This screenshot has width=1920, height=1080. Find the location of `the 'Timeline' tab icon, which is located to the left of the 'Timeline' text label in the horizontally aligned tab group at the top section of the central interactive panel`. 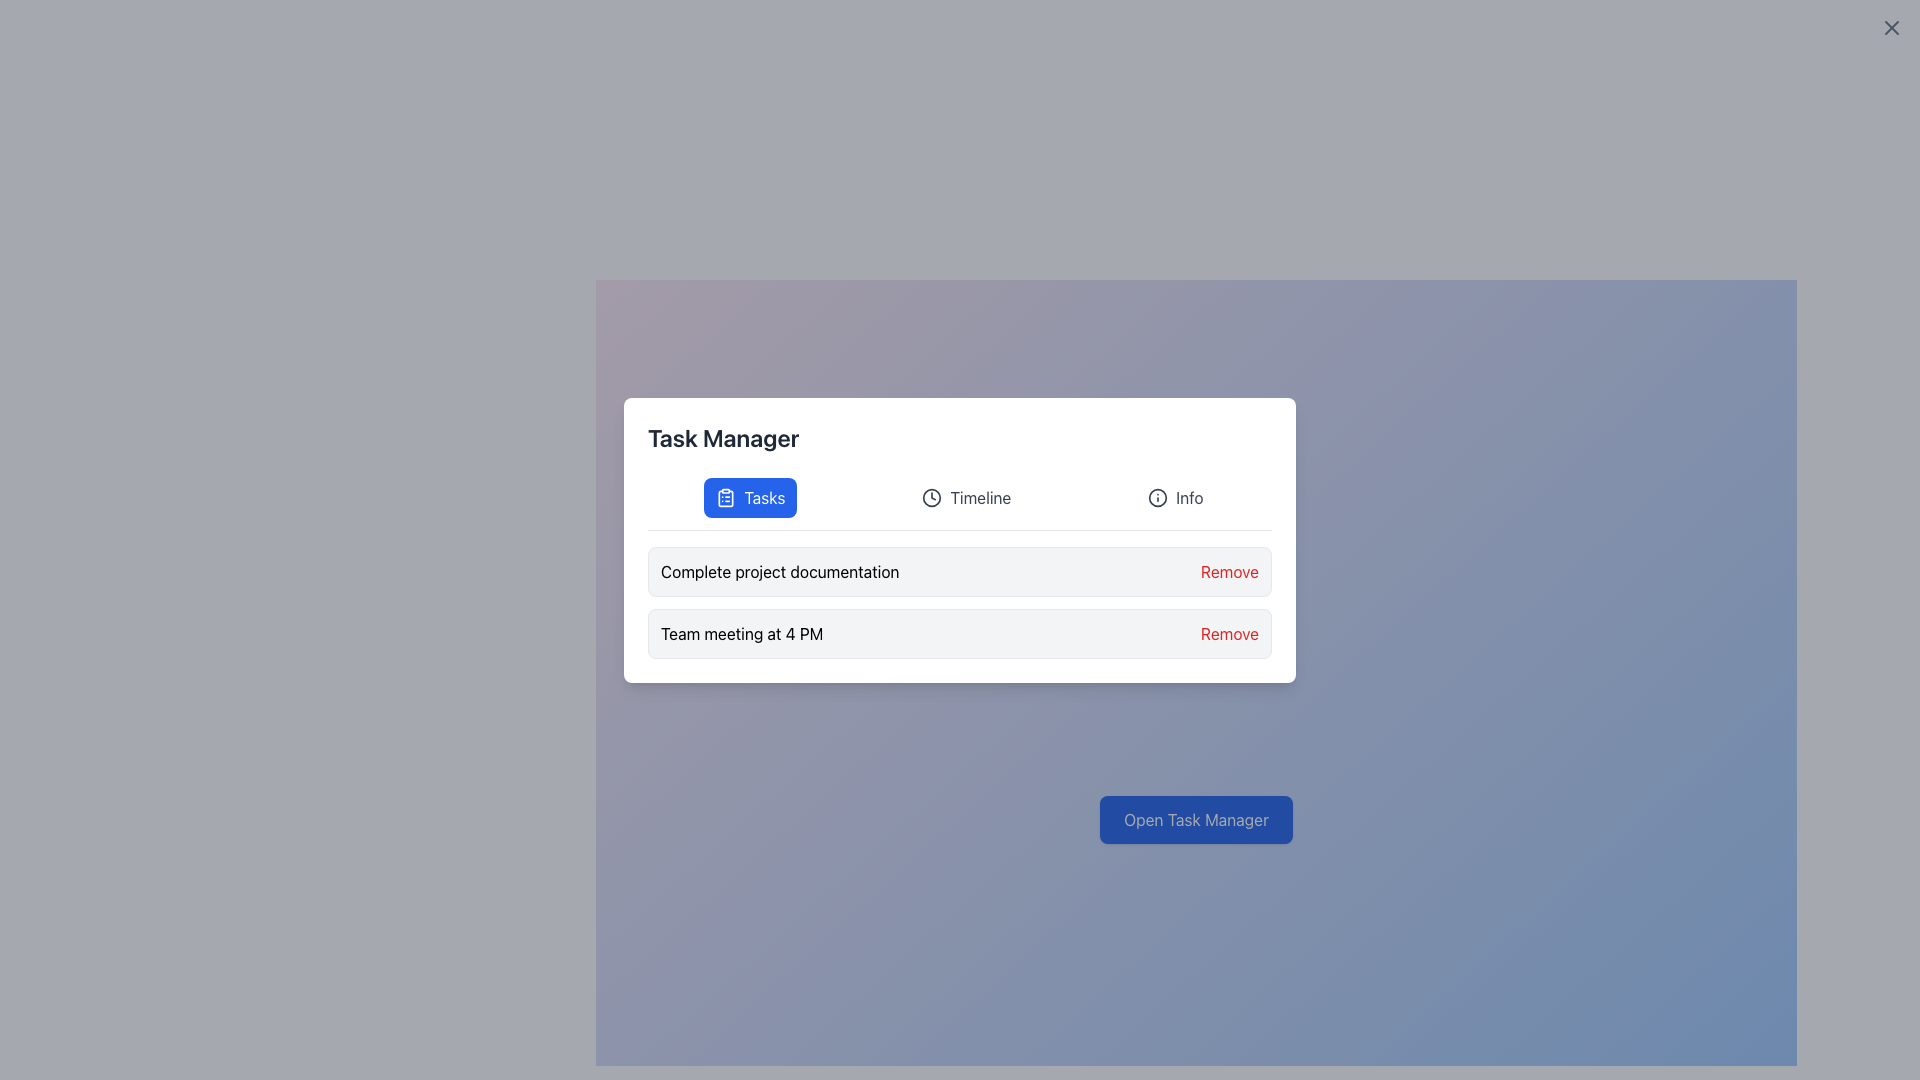

the 'Timeline' tab icon, which is located to the left of the 'Timeline' text label in the horizontally aligned tab group at the top section of the central interactive panel is located at coordinates (931, 496).